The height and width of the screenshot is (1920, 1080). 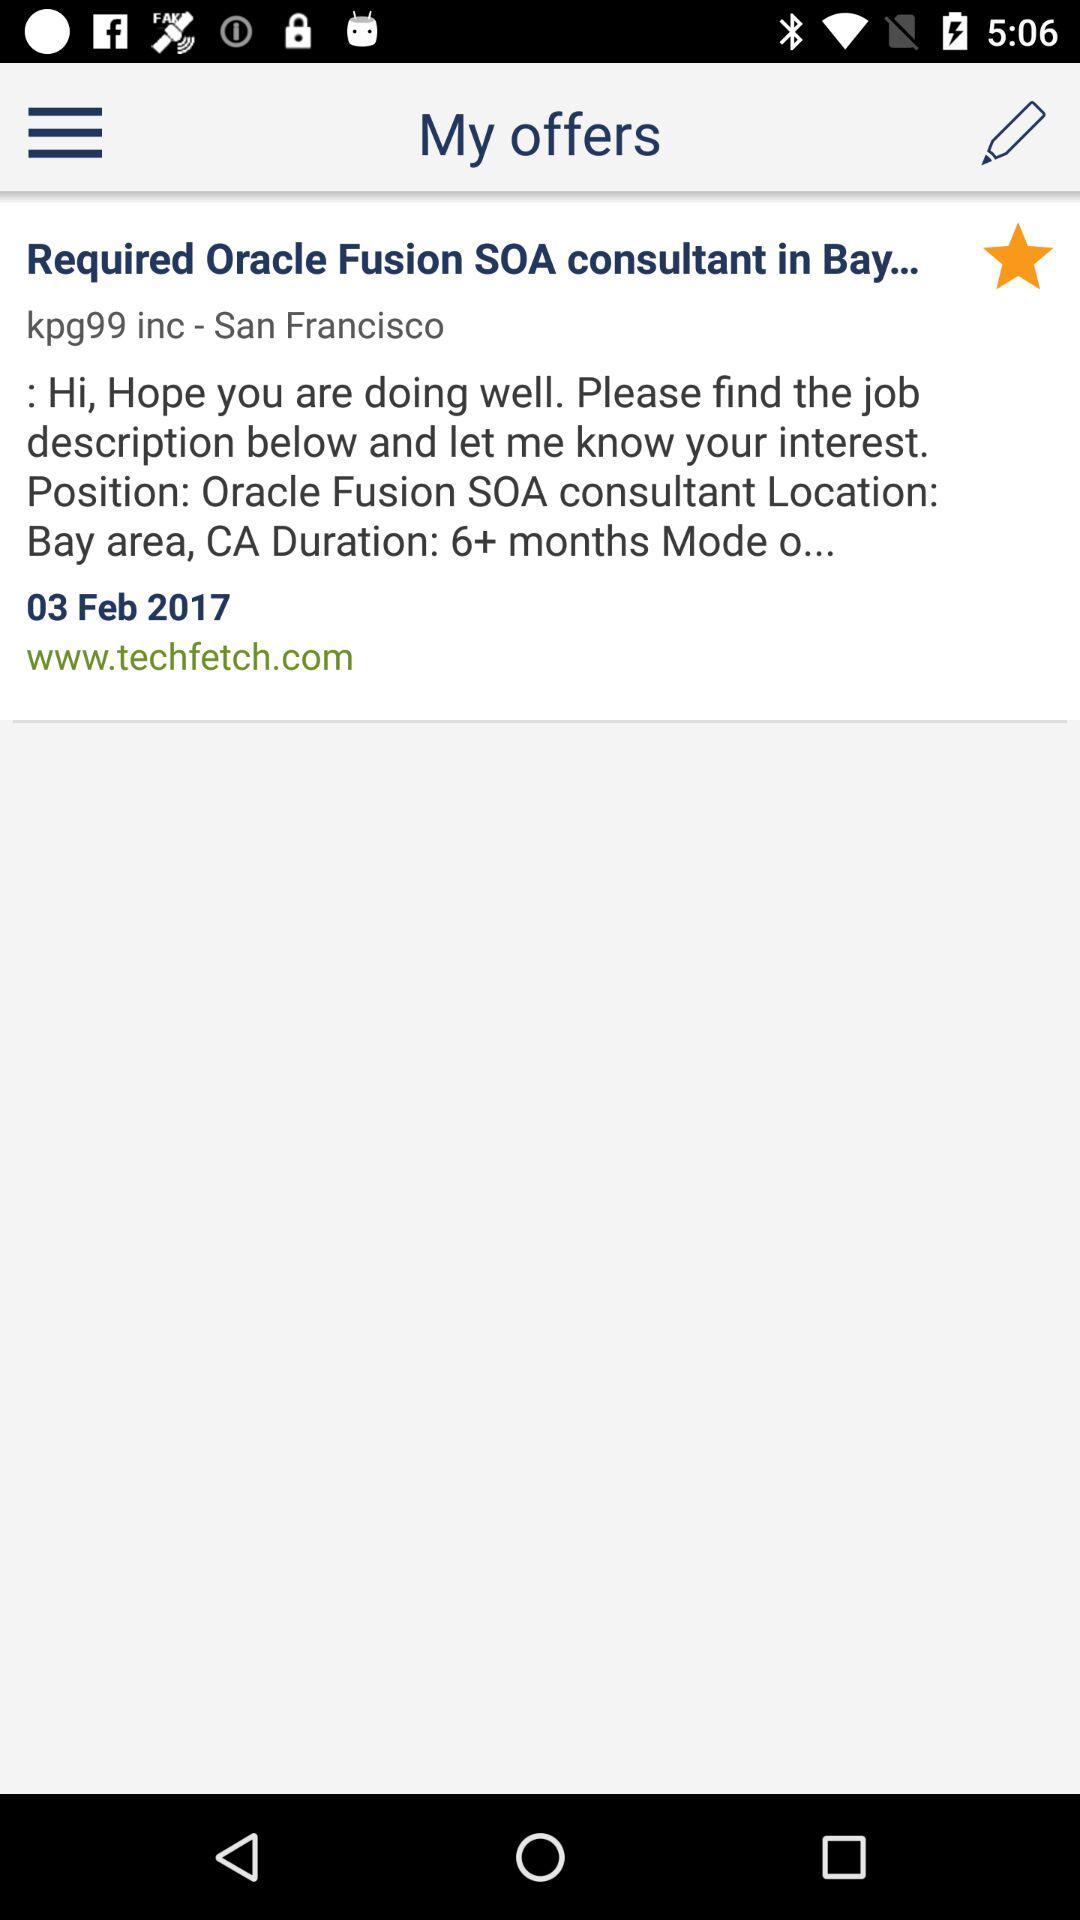 I want to click on the 03 feb 2017 app, so click(x=128, y=604).